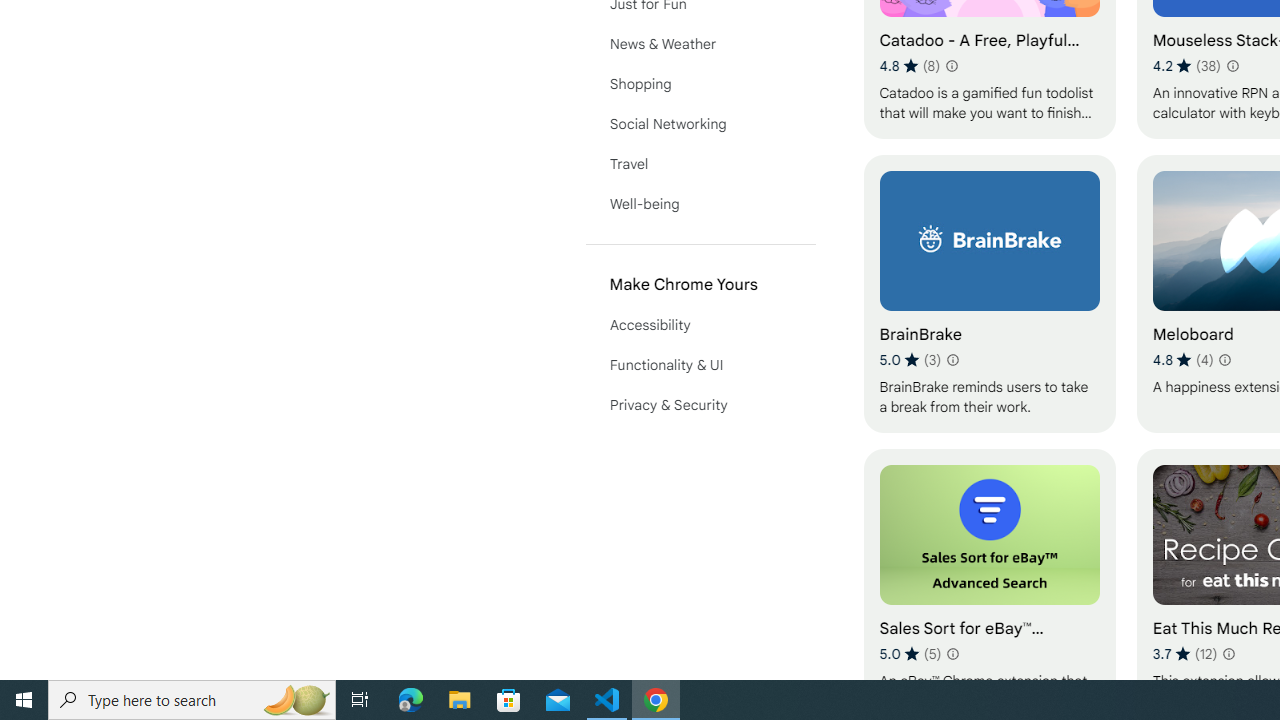 The image size is (1280, 720). I want to click on 'Average rating 4.2 out of 5 stars. 38 ratings.', so click(1187, 65).